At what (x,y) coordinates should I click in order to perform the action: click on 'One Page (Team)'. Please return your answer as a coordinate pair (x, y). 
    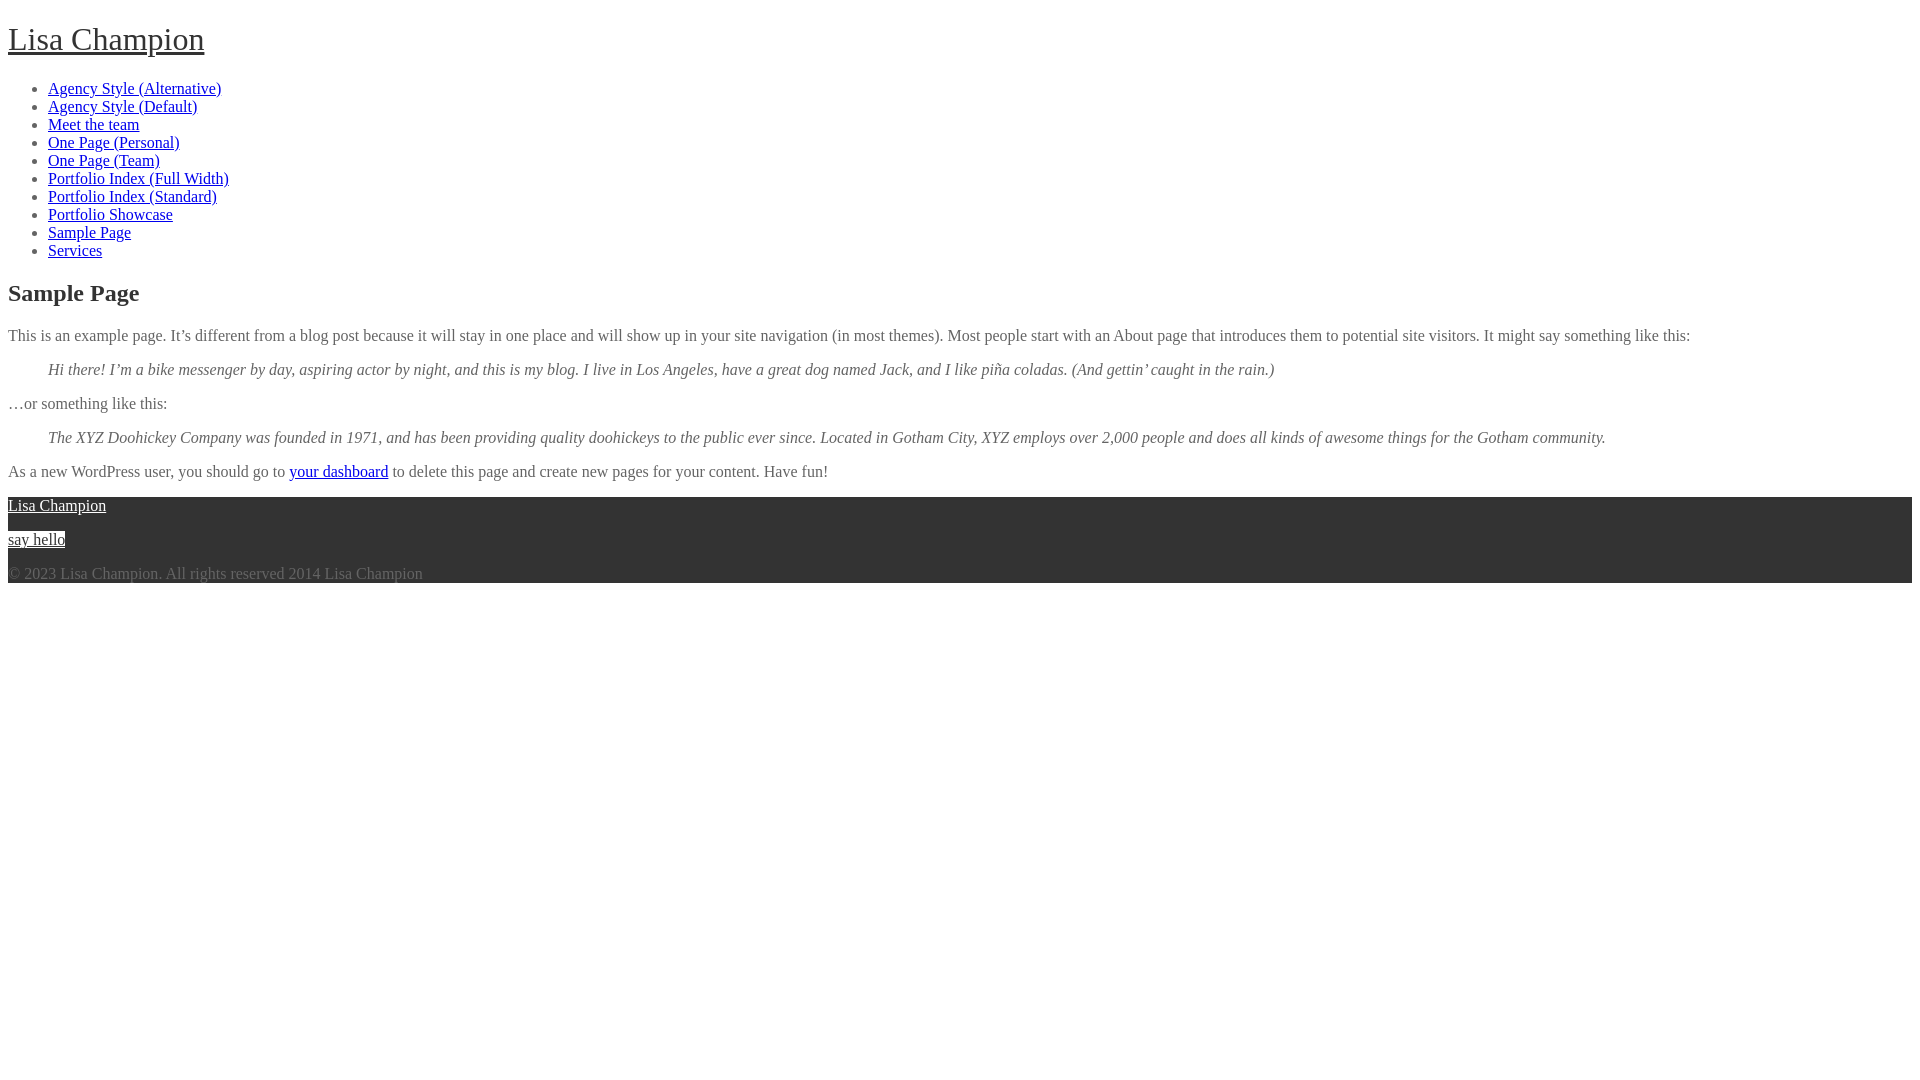
    Looking at the image, I should click on (48, 159).